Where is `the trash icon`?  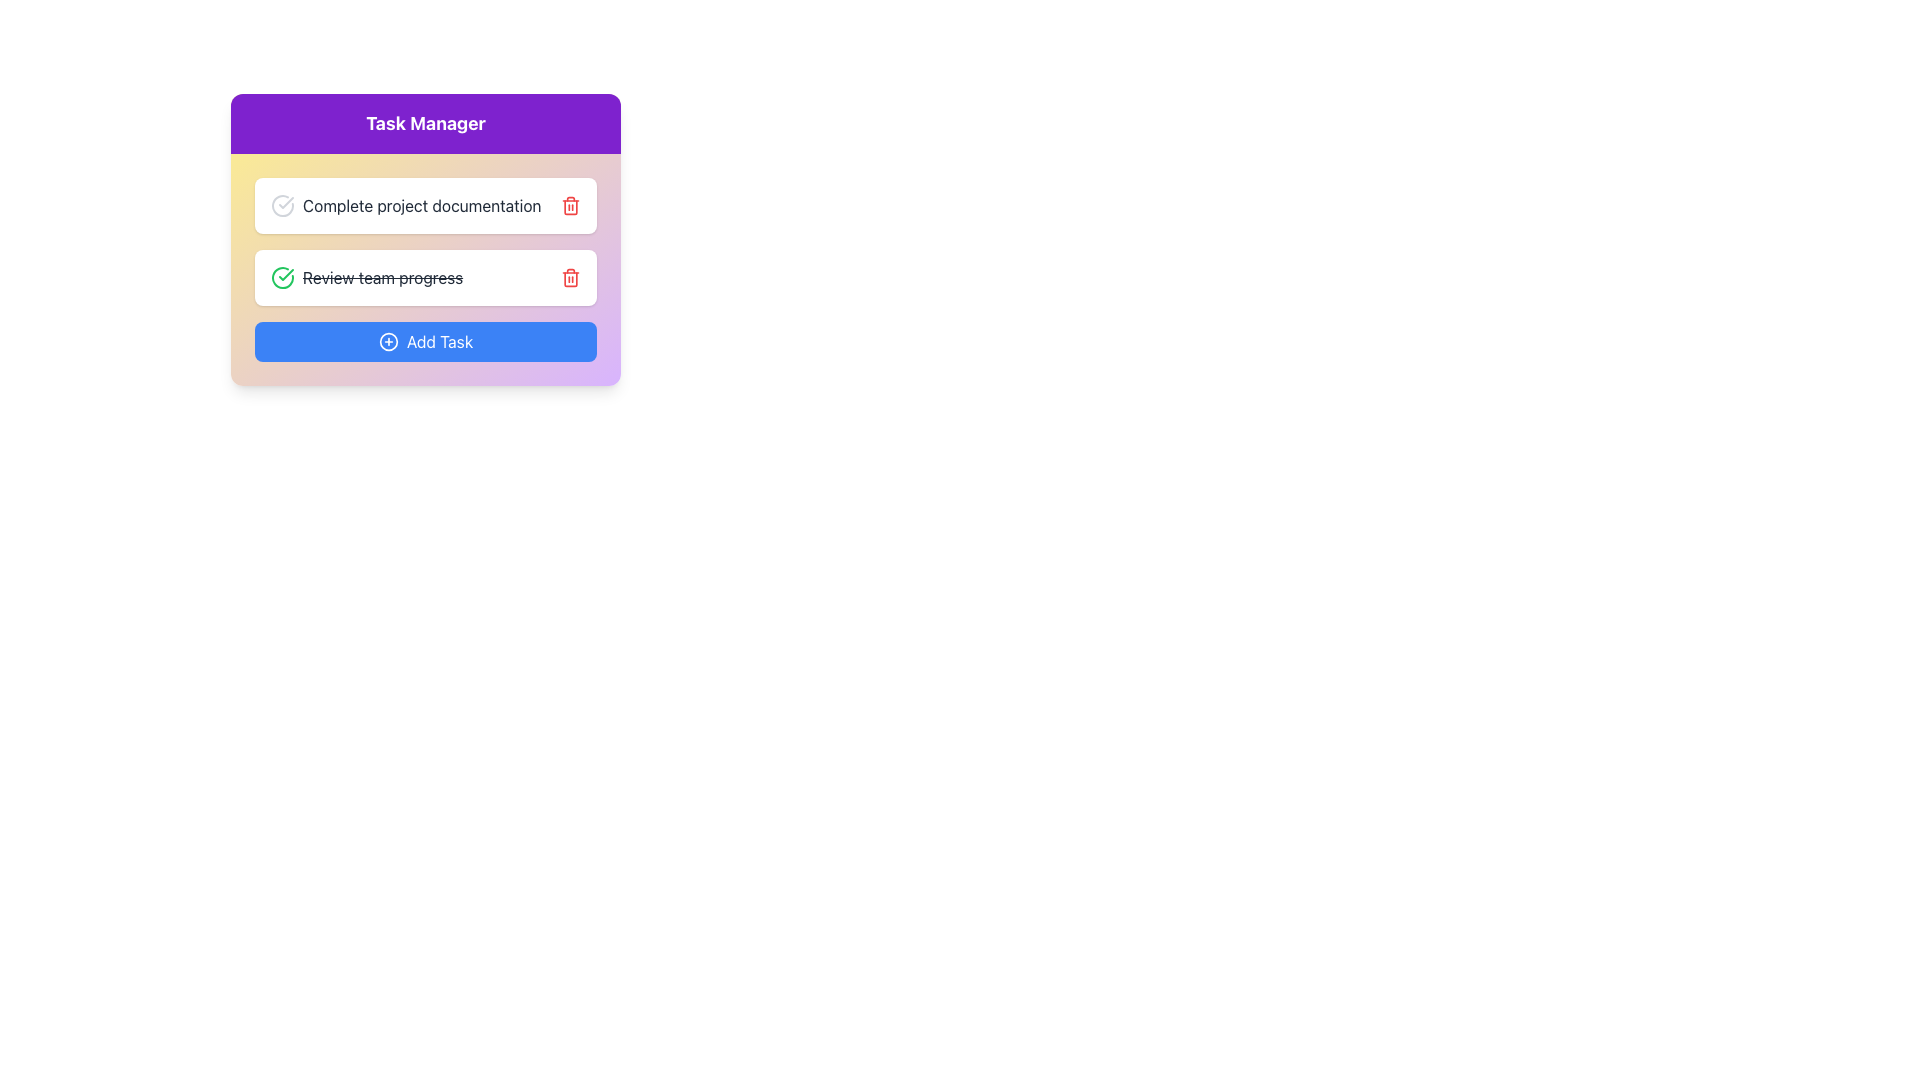 the trash icon is located at coordinates (425, 325).